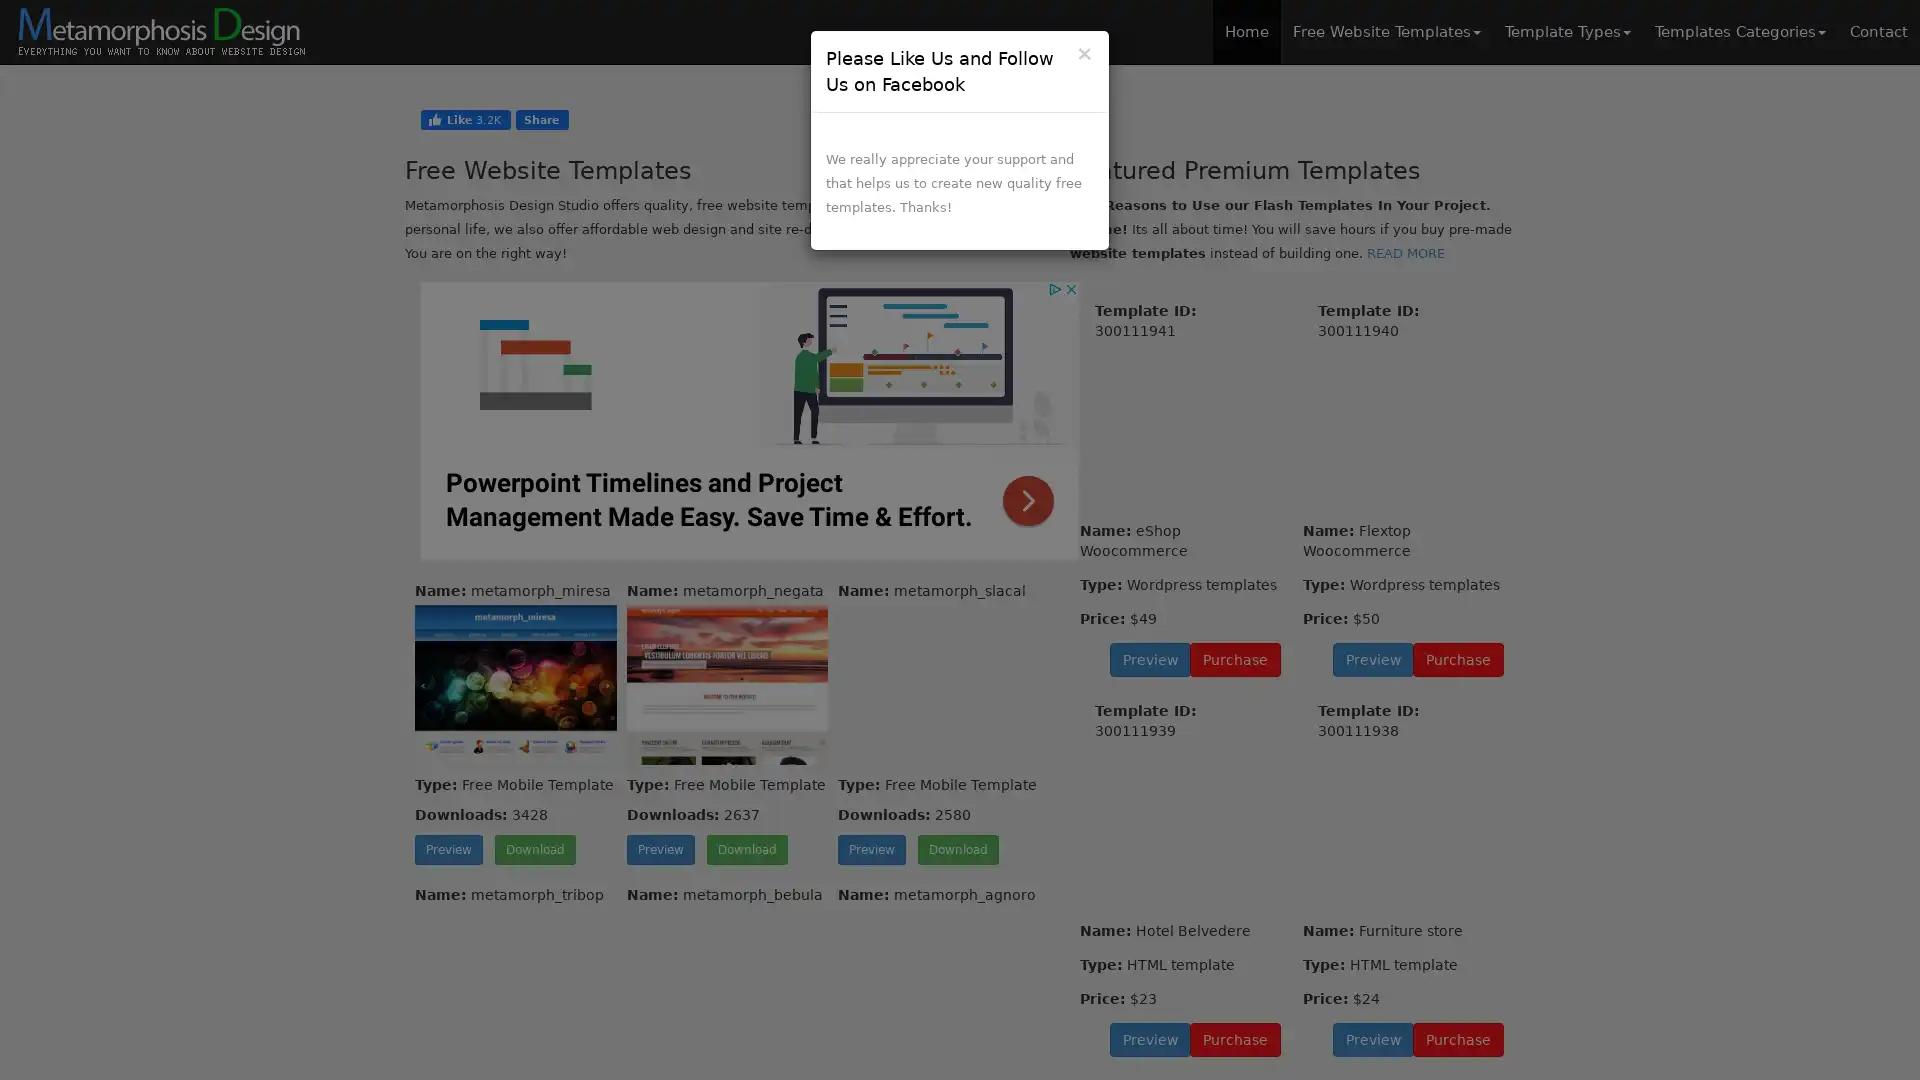 This screenshot has height=1080, width=1920. What do you see at coordinates (1234, 1039) in the screenshot?
I see `Purchase` at bounding box center [1234, 1039].